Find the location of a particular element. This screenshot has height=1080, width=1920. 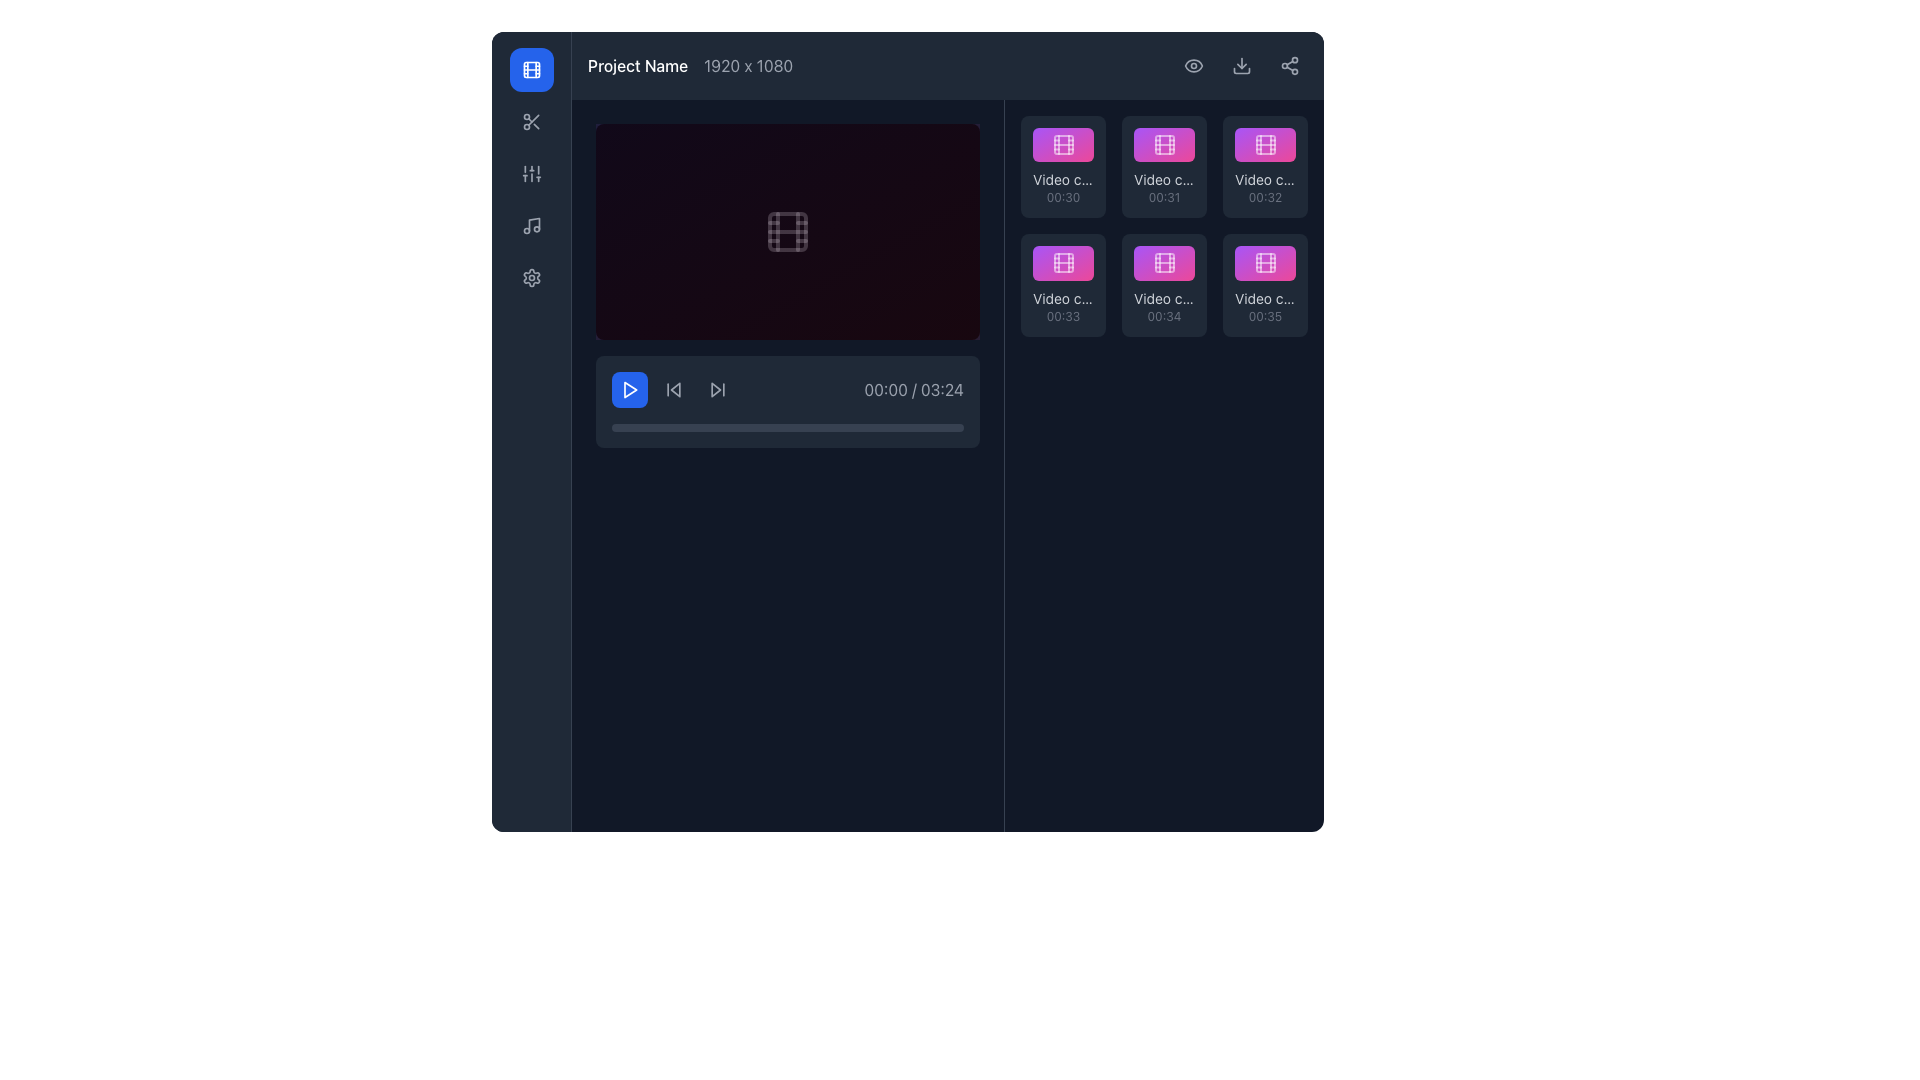

text label identifying the video clip located in the top-right section of the grid, specifically in the third column of the first row is located at coordinates (1264, 180).